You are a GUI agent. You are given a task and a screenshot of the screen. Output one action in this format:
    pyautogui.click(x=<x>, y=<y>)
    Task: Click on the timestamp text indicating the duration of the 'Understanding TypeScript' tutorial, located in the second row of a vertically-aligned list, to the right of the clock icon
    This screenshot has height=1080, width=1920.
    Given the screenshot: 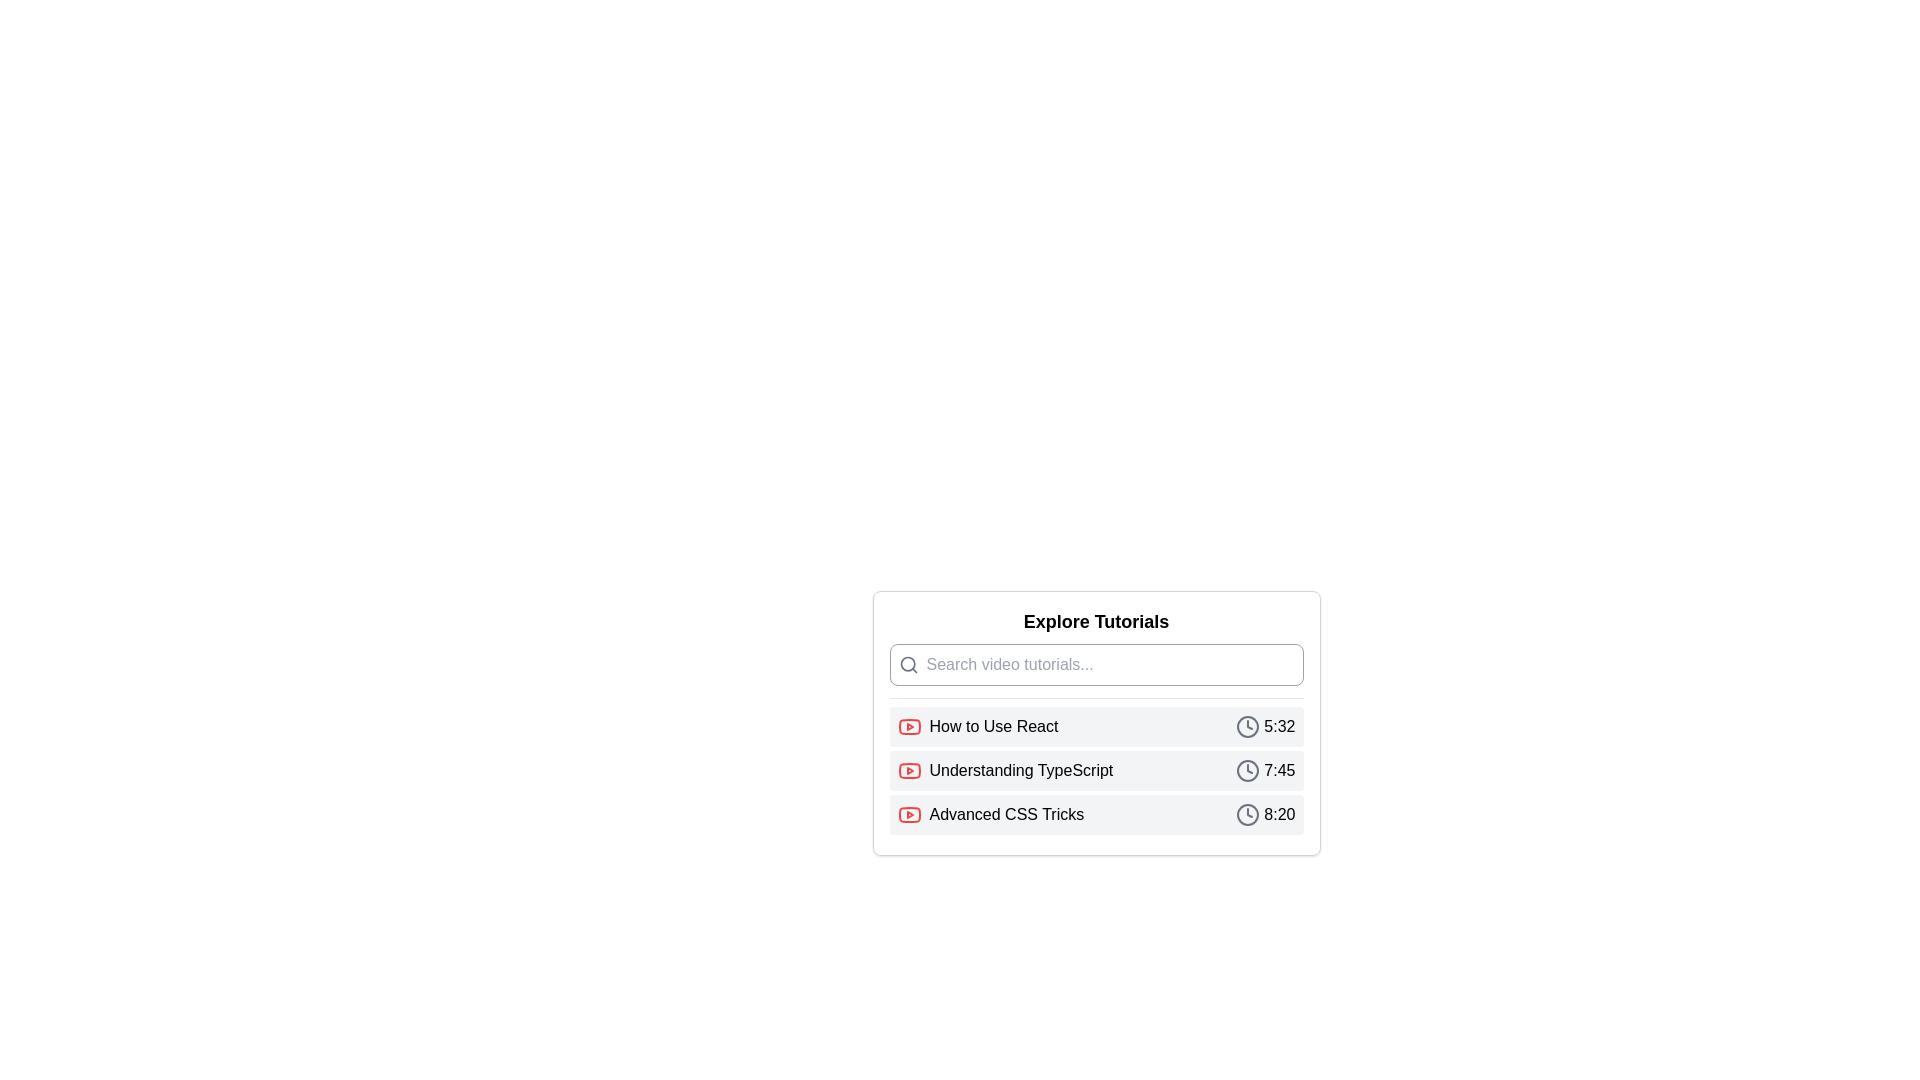 What is the action you would take?
    pyautogui.click(x=1278, y=770)
    